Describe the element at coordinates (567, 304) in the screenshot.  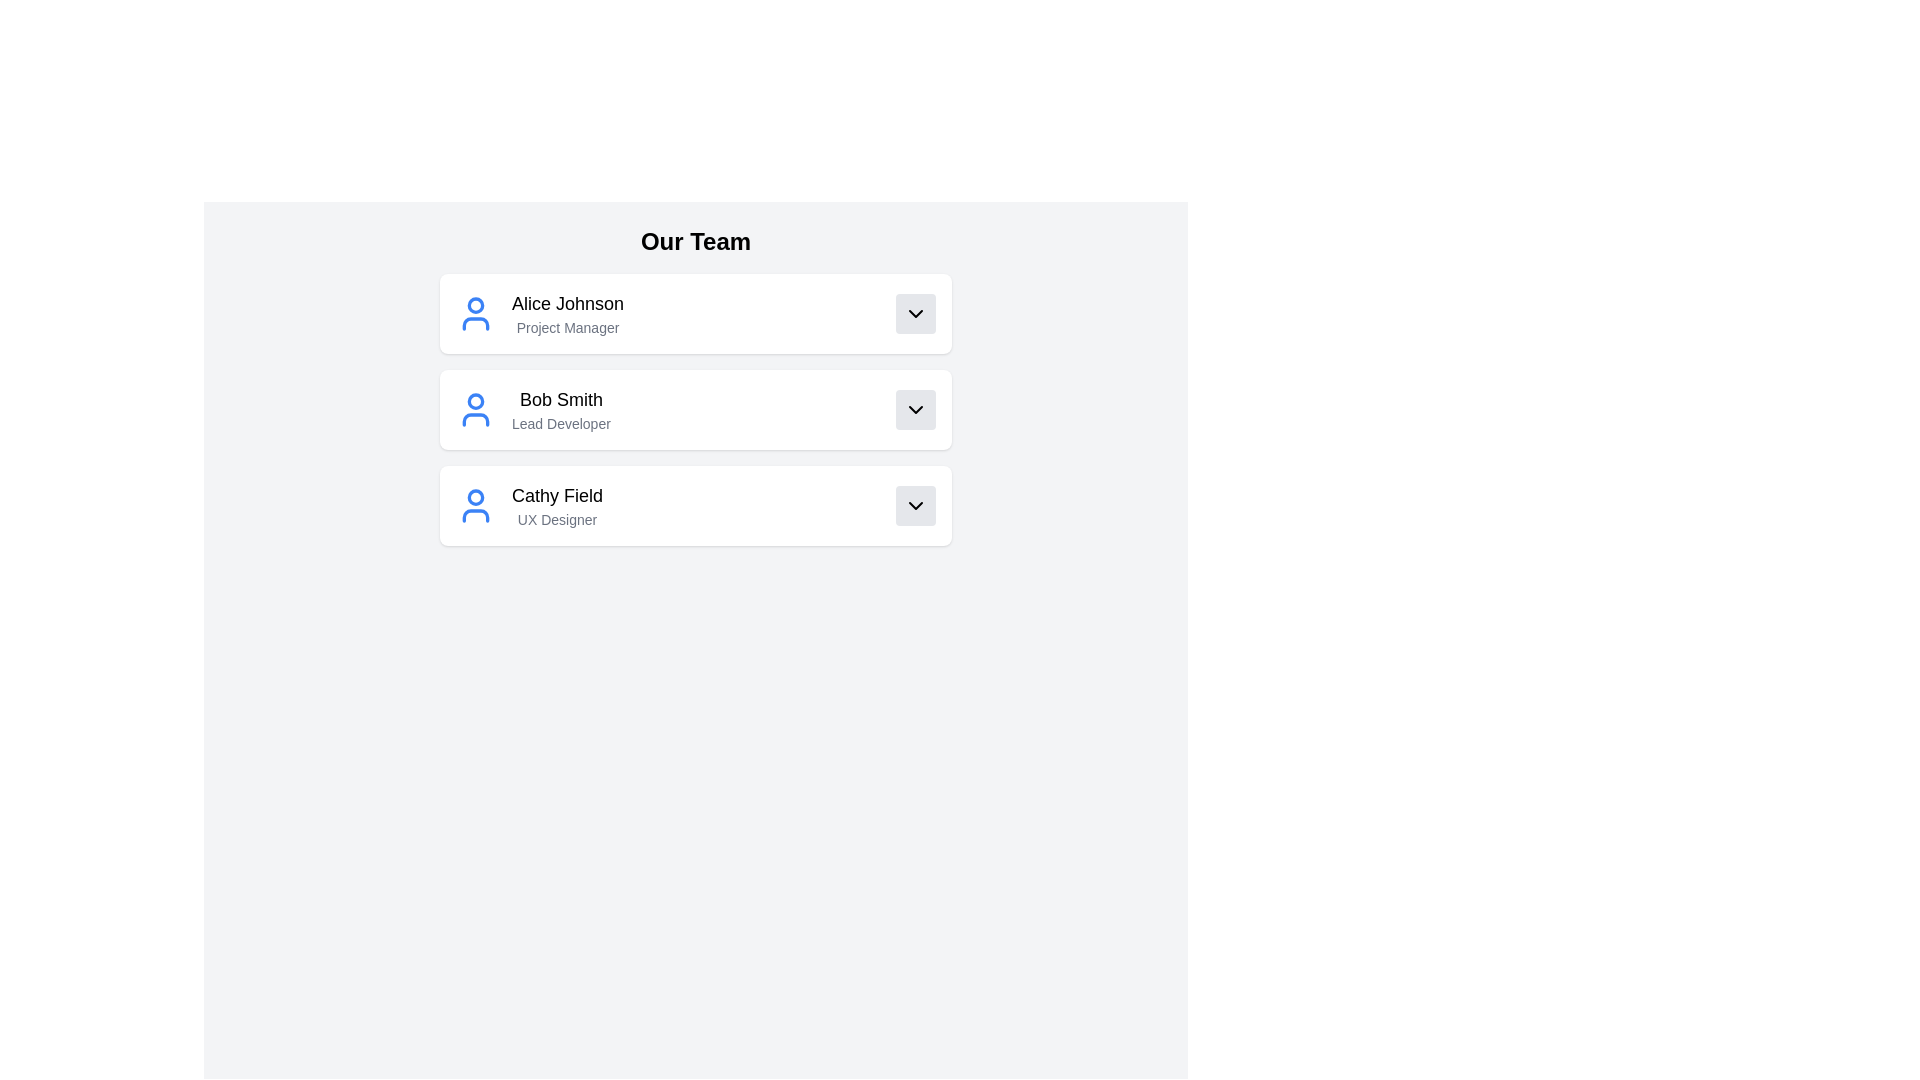
I see `the static text label displaying the name 'Alice Johnson', which is located in the upper-middle region of the interface under the heading 'Our Team'` at that location.